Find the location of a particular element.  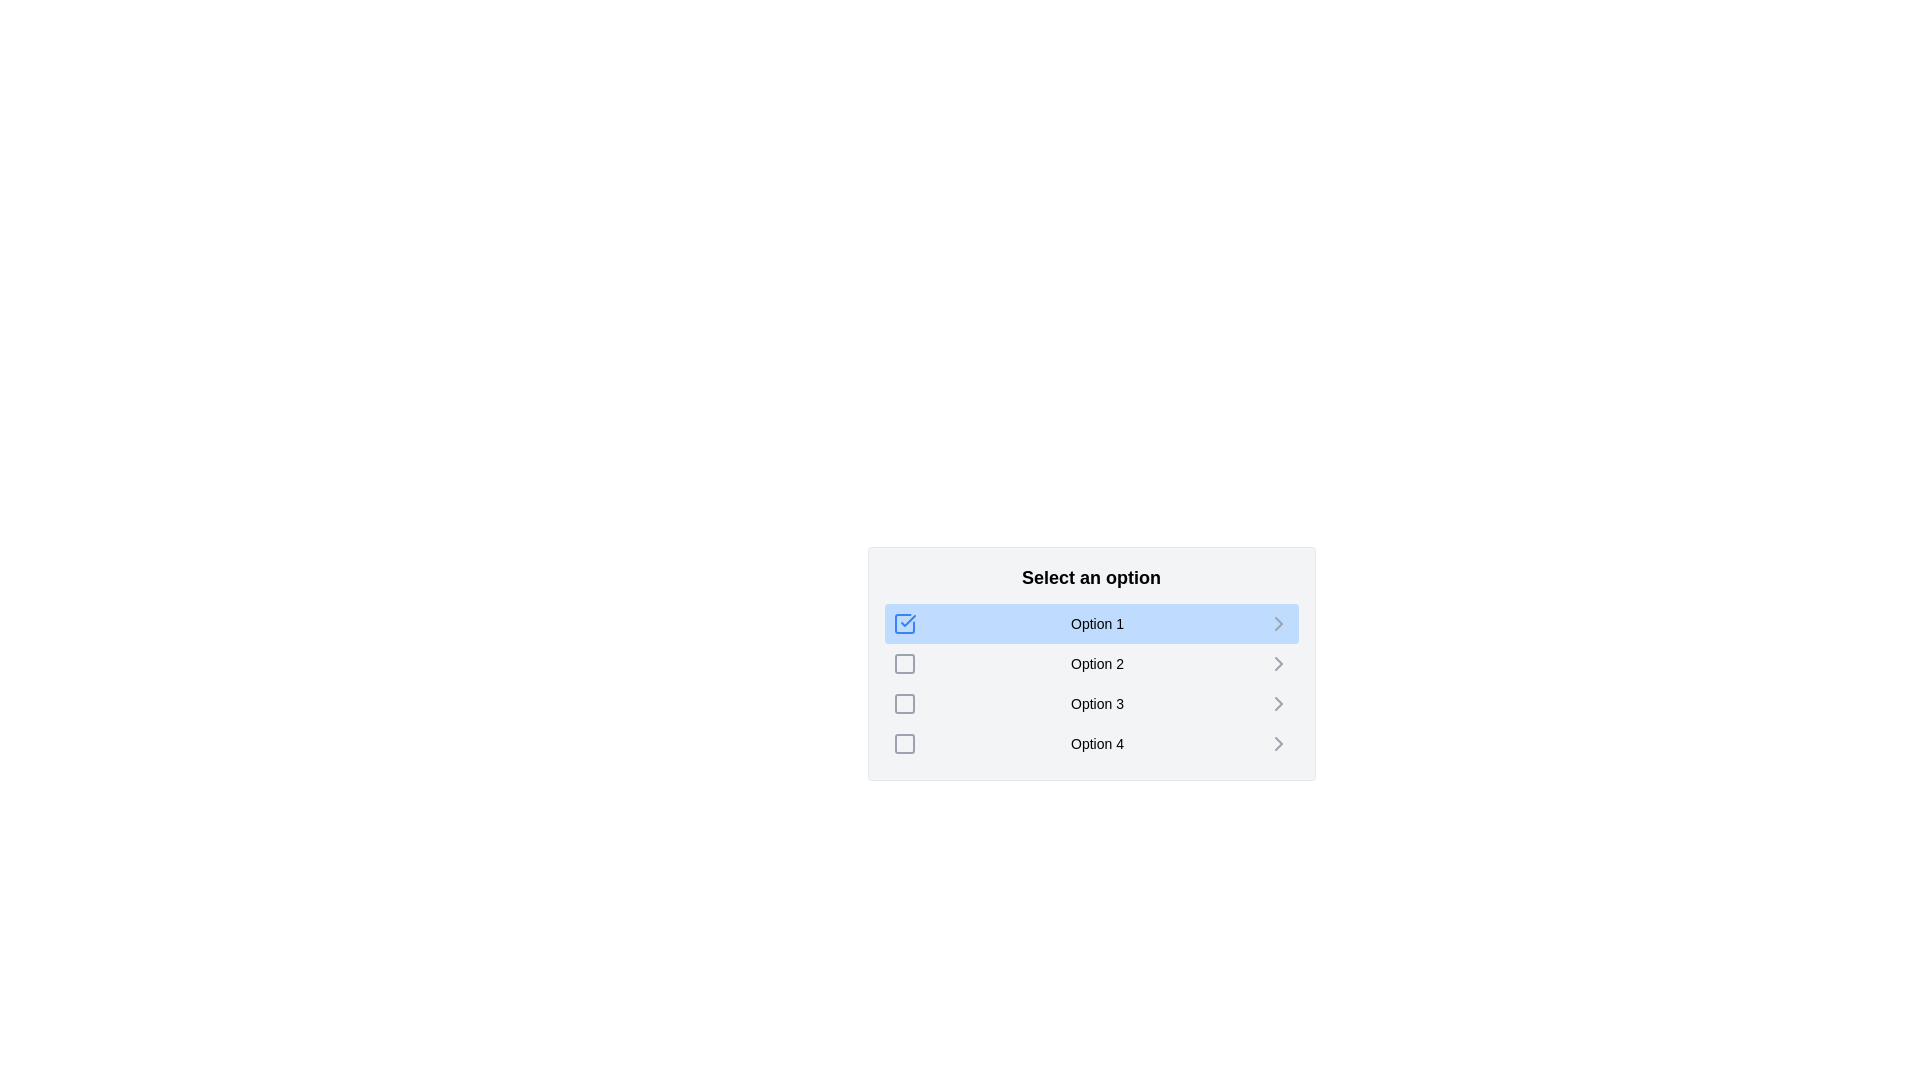

the bold text label displaying 'Select an option', which is prominently styled and positioned above the clickable options in a vertical list is located at coordinates (1090, 578).